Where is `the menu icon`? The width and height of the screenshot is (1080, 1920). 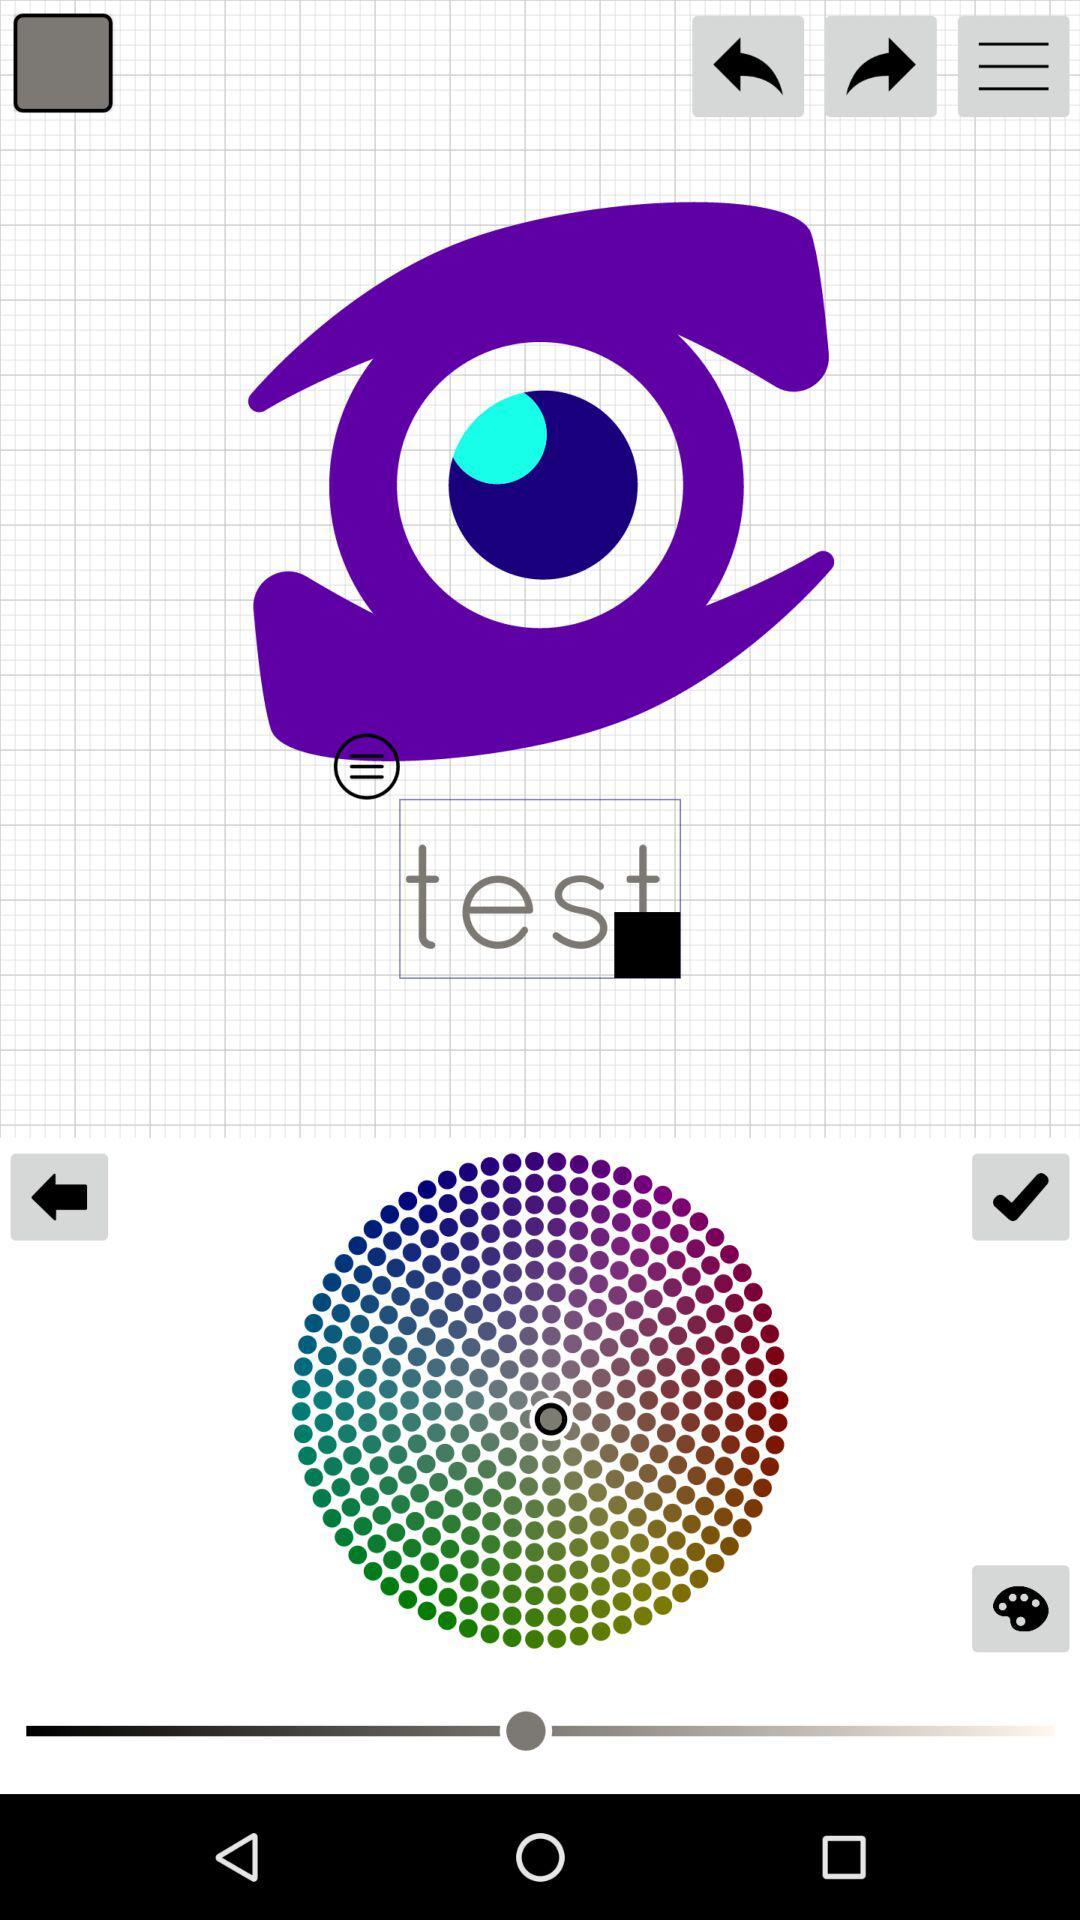
the menu icon is located at coordinates (1013, 66).